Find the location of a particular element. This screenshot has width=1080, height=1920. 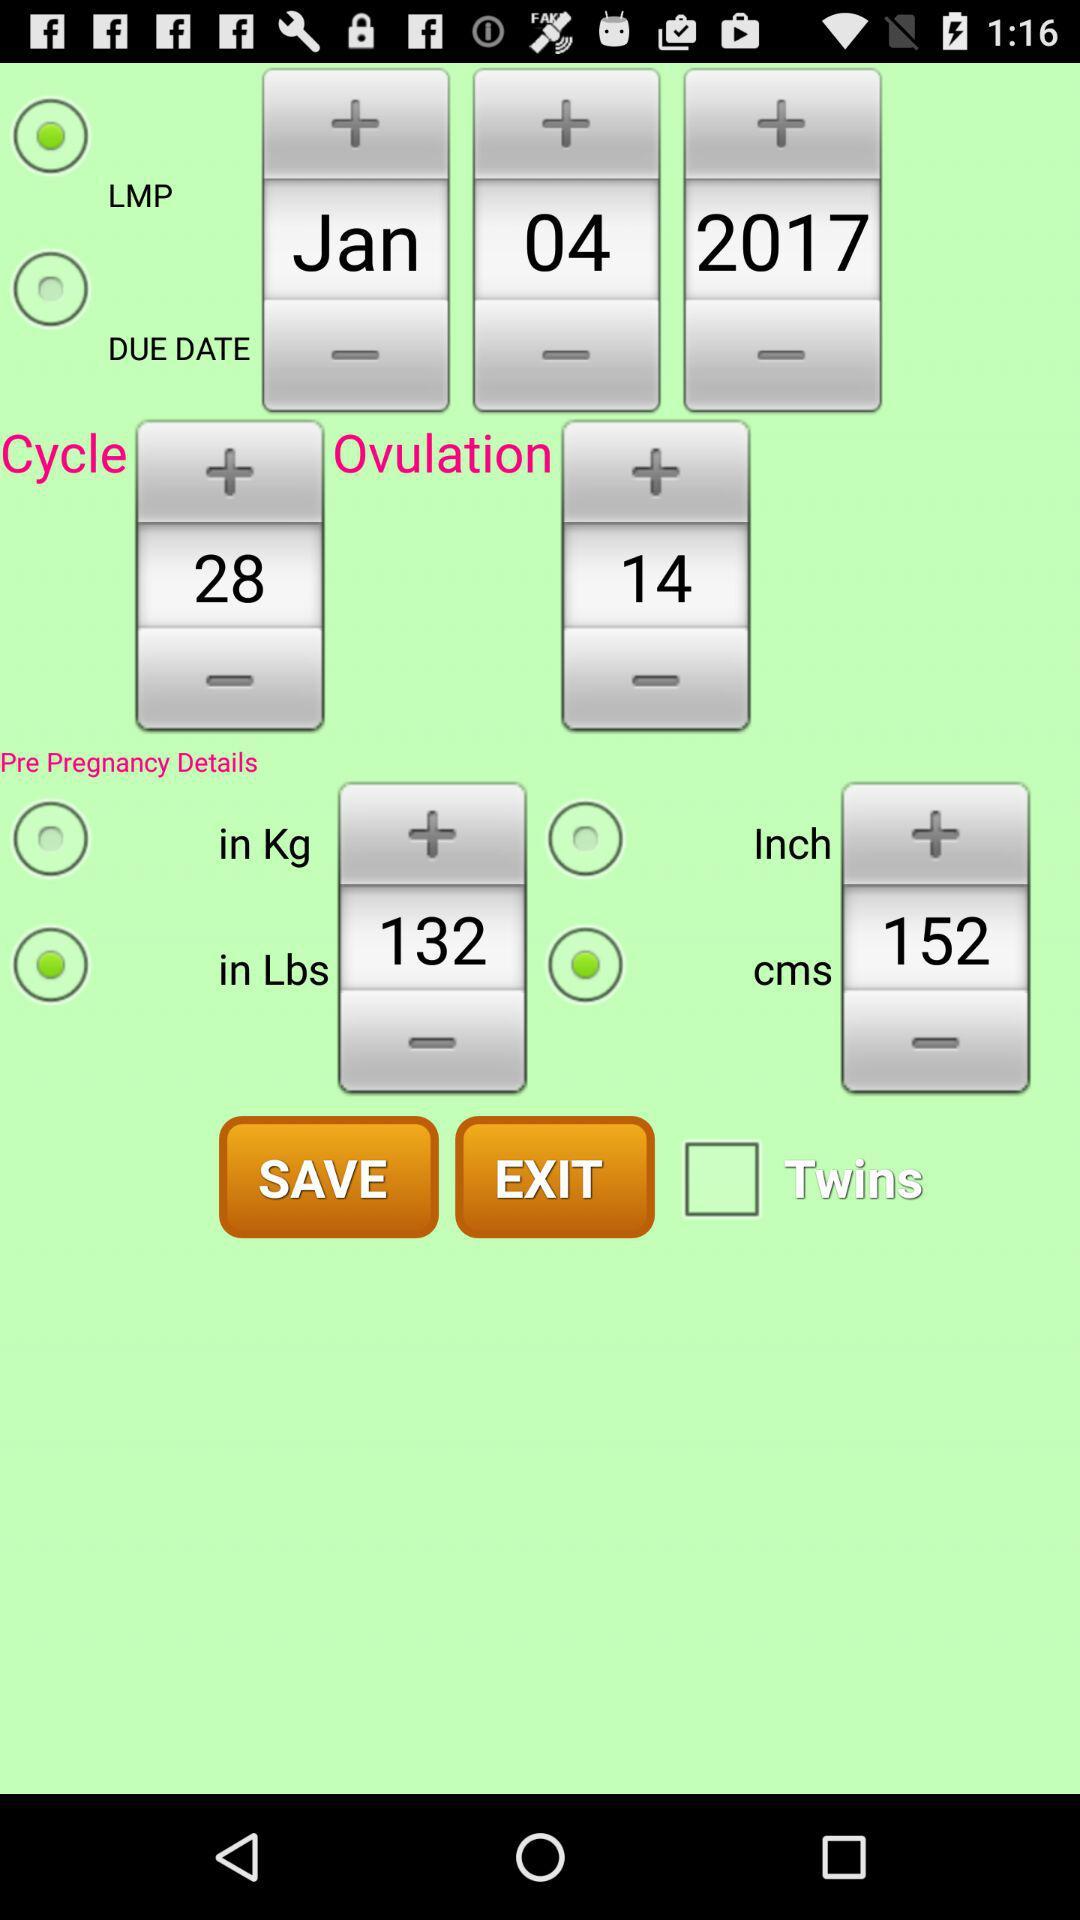

increase is located at coordinates (935, 831).